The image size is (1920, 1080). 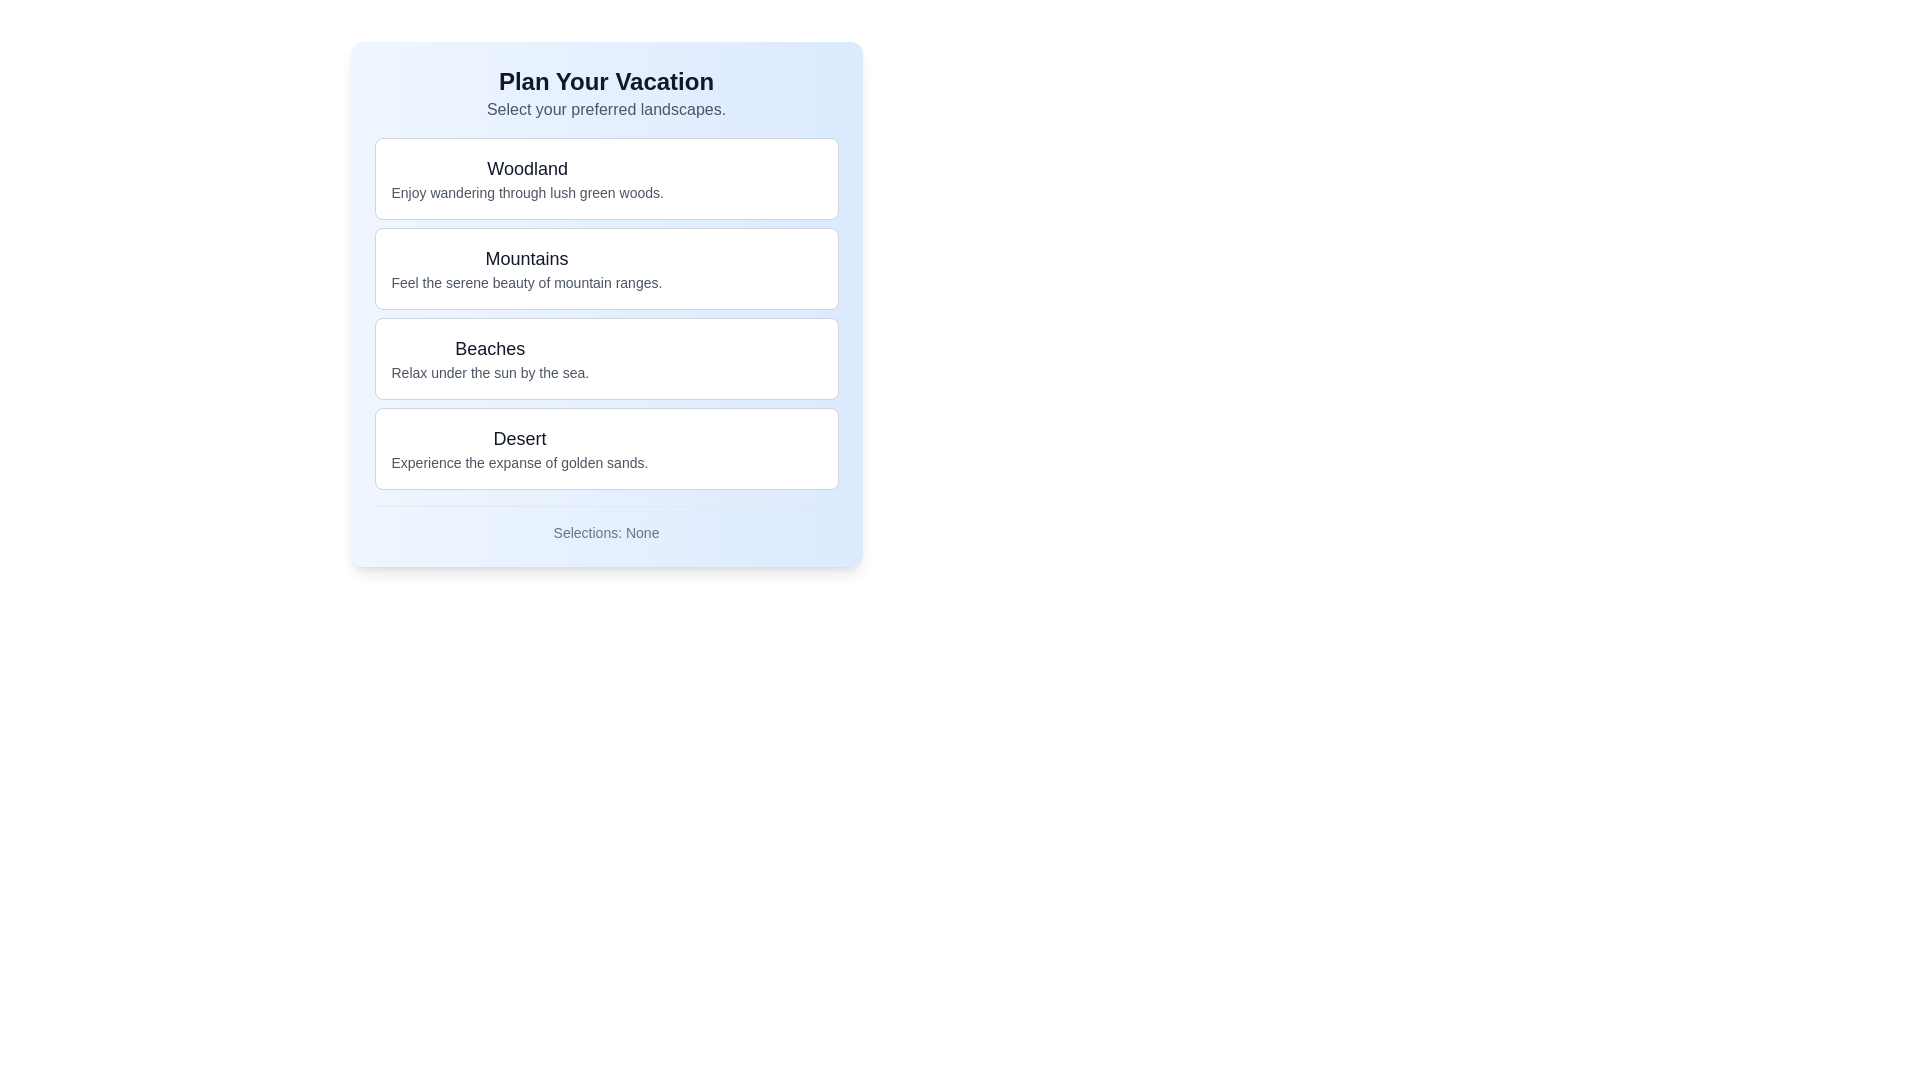 I want to click on text label displaying 'Woodland' which is prominently styled in dark gray and positioned above the descriptive text under the 'Plan Your Vacation' heading, so click(x=527, y=168).